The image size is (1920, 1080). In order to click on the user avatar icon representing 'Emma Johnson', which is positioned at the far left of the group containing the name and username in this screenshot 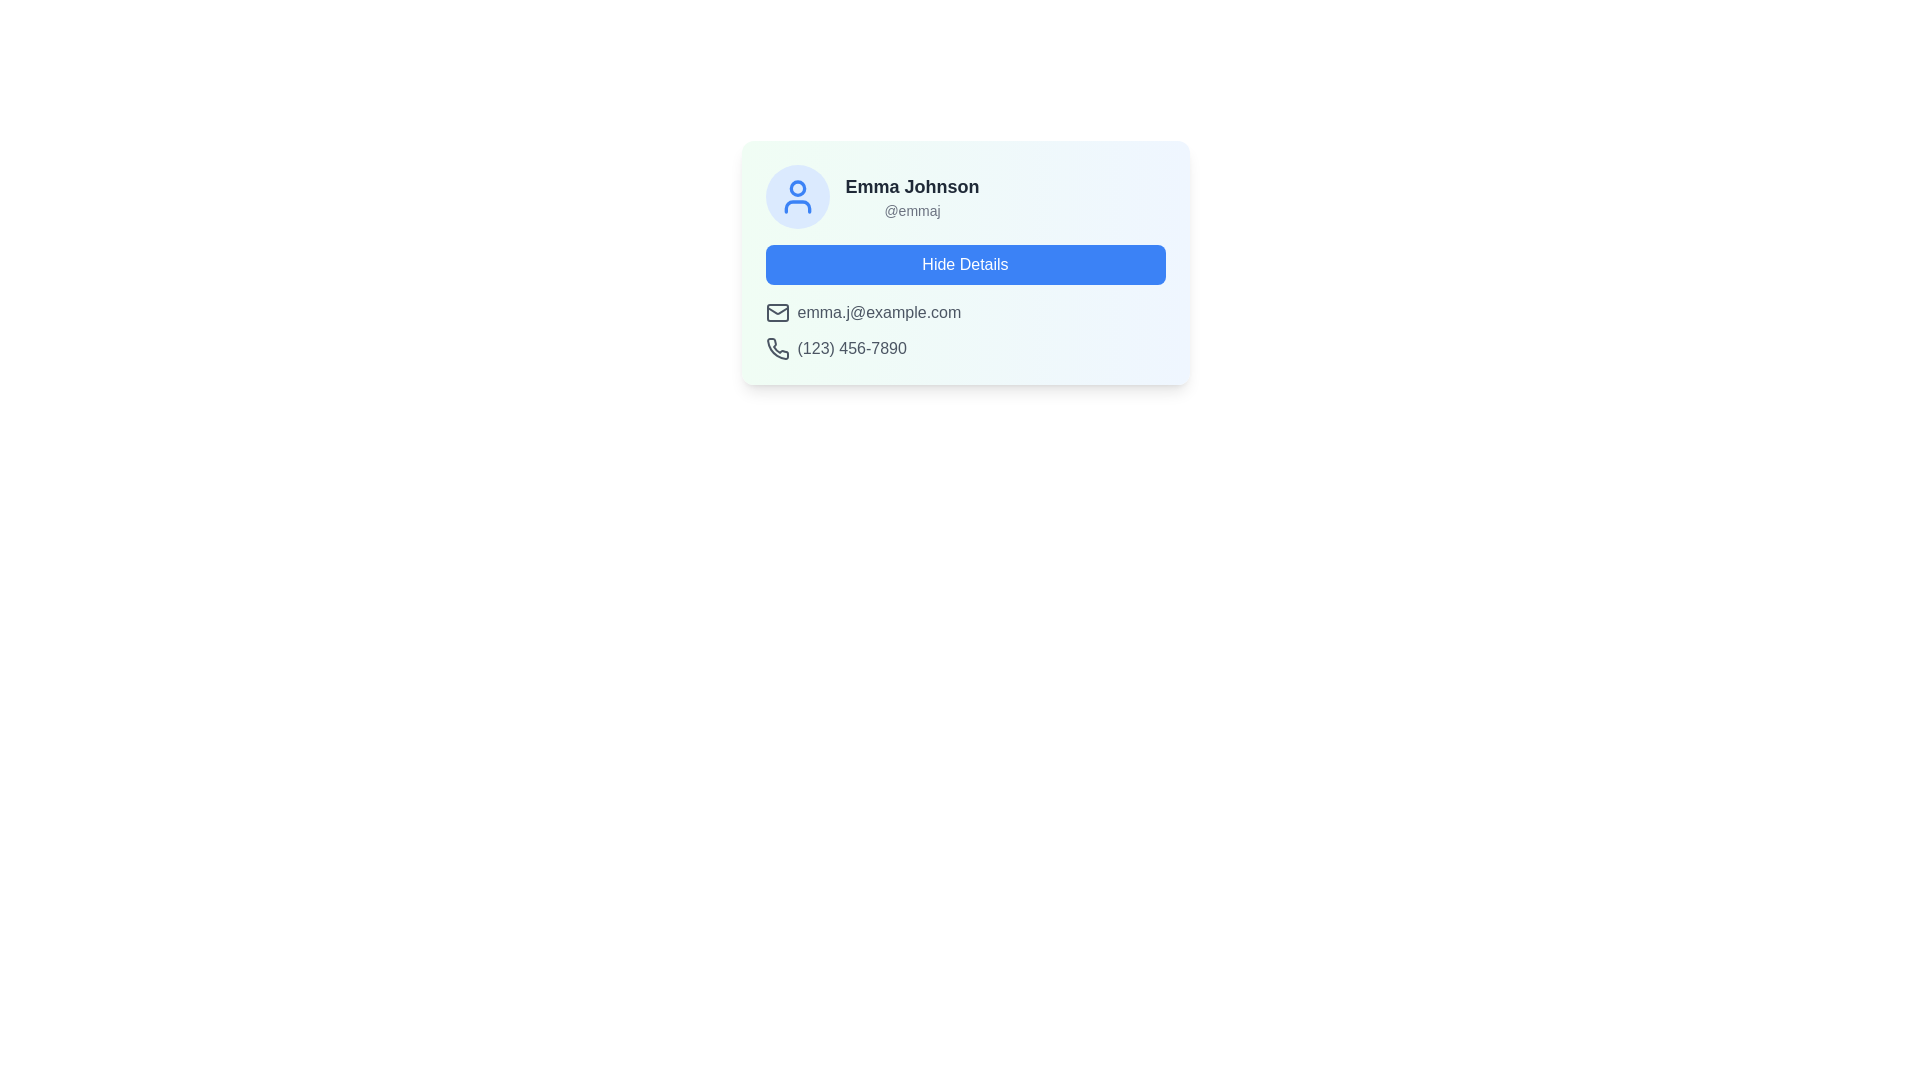, I will do `click(796, 196)`.